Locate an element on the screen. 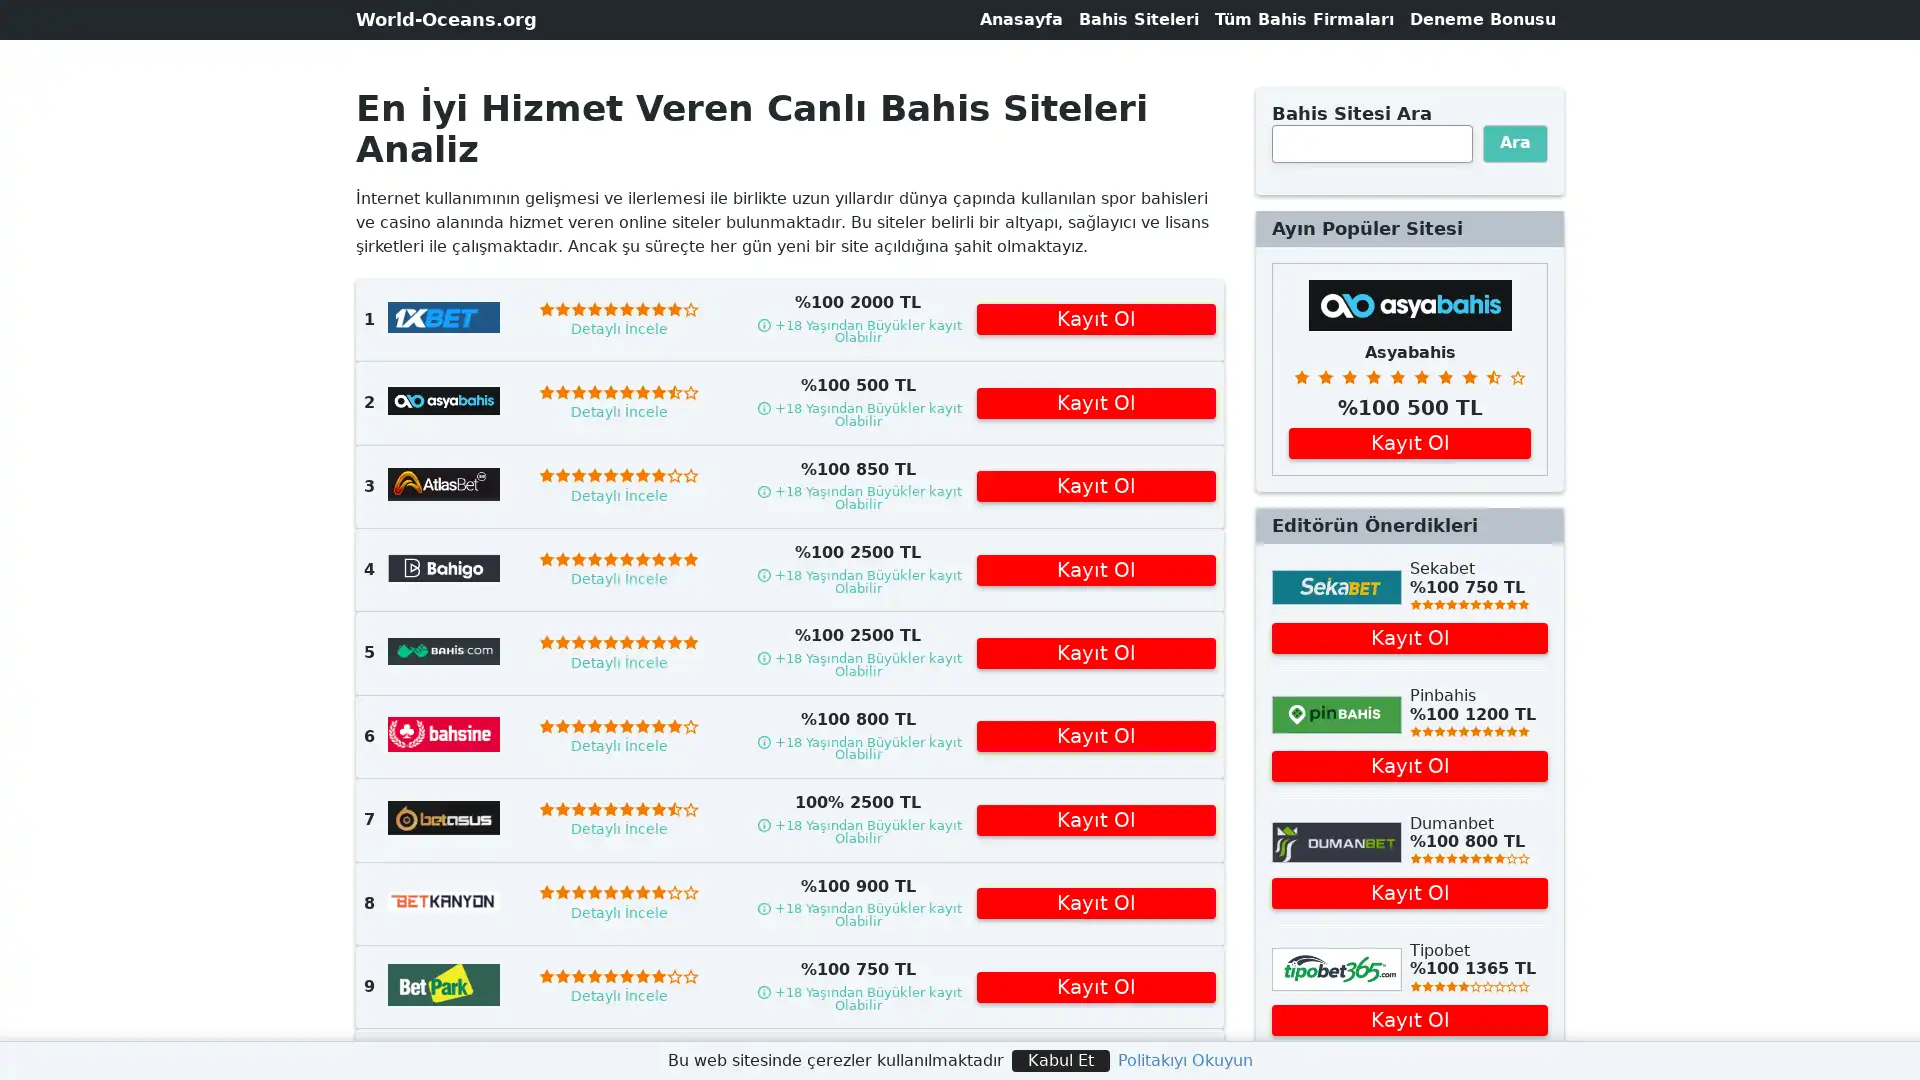  Load terms and conditions is located at coordinates (857, 664).